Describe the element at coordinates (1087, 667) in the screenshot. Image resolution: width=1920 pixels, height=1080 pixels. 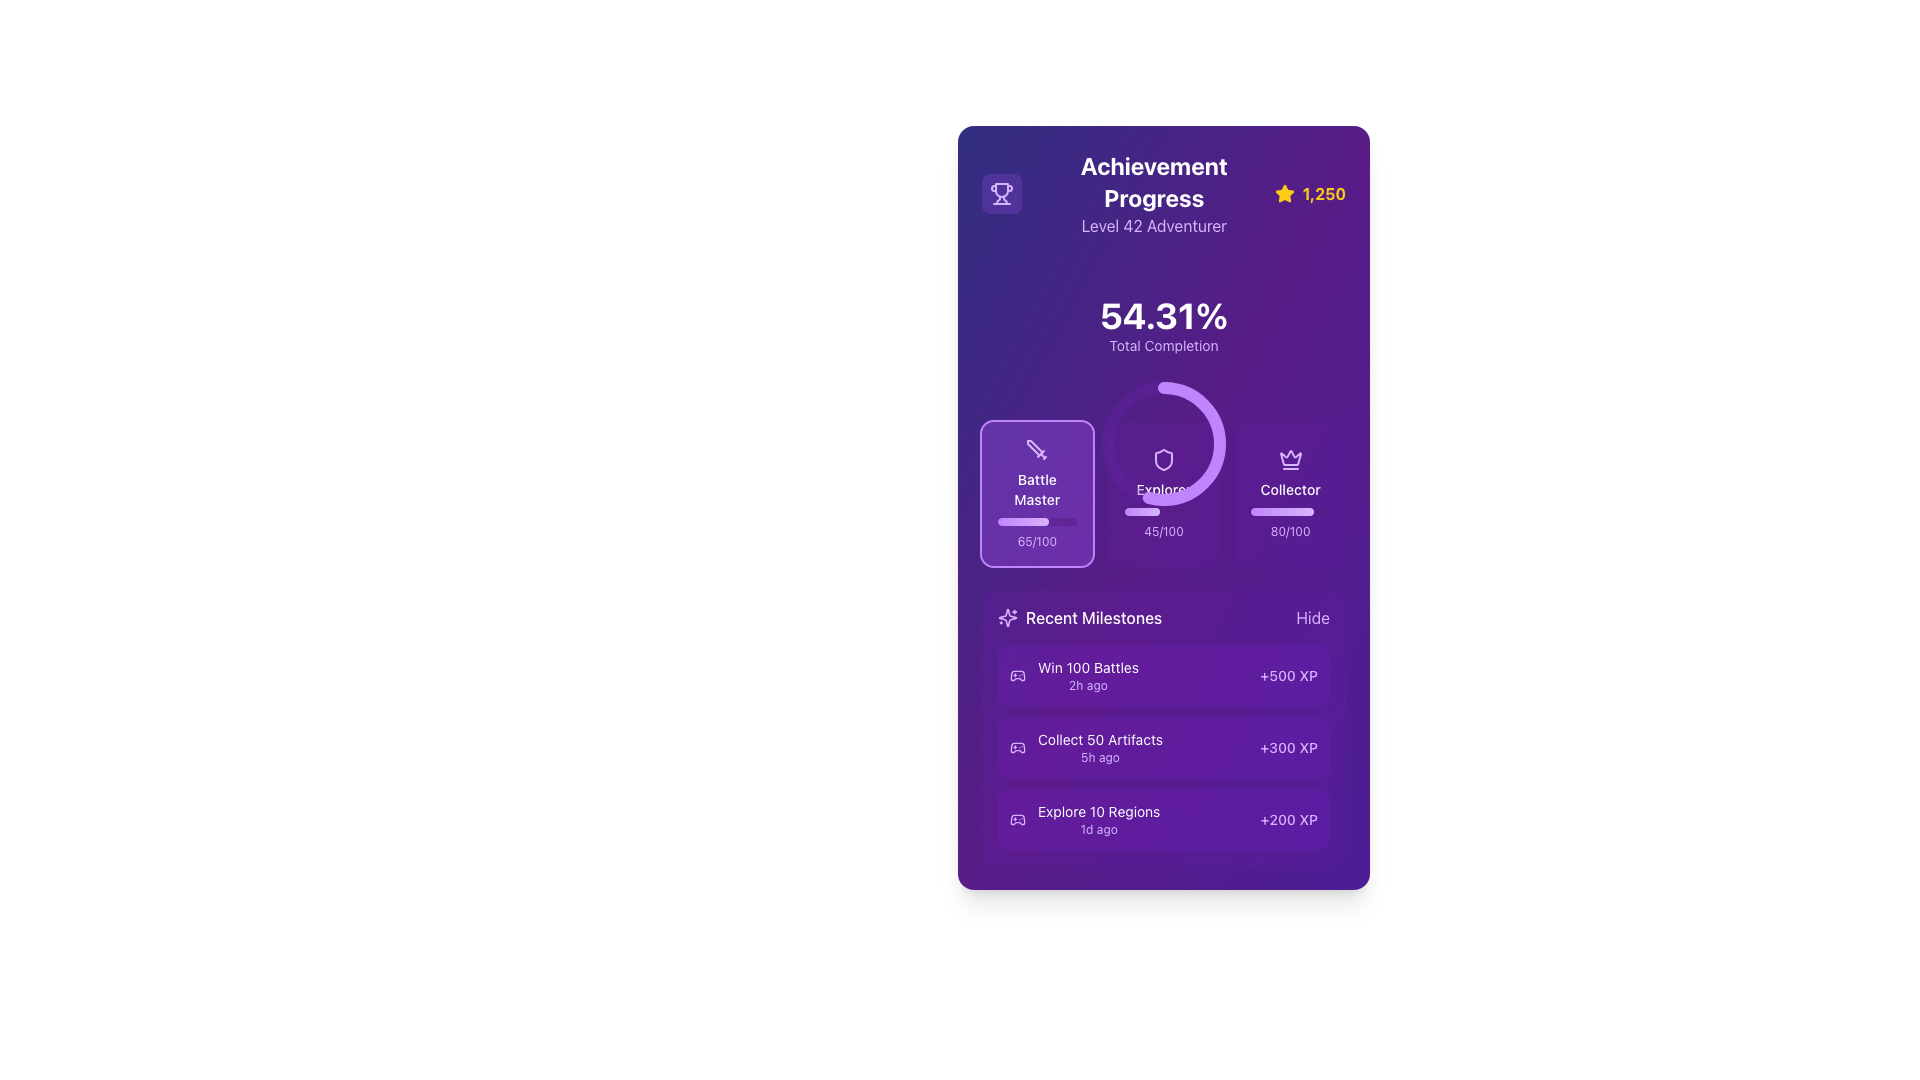
I see `static text label displaying the phrase 'Win 100 Battles' located on a purple background as part of the recent milestones section` at that location.